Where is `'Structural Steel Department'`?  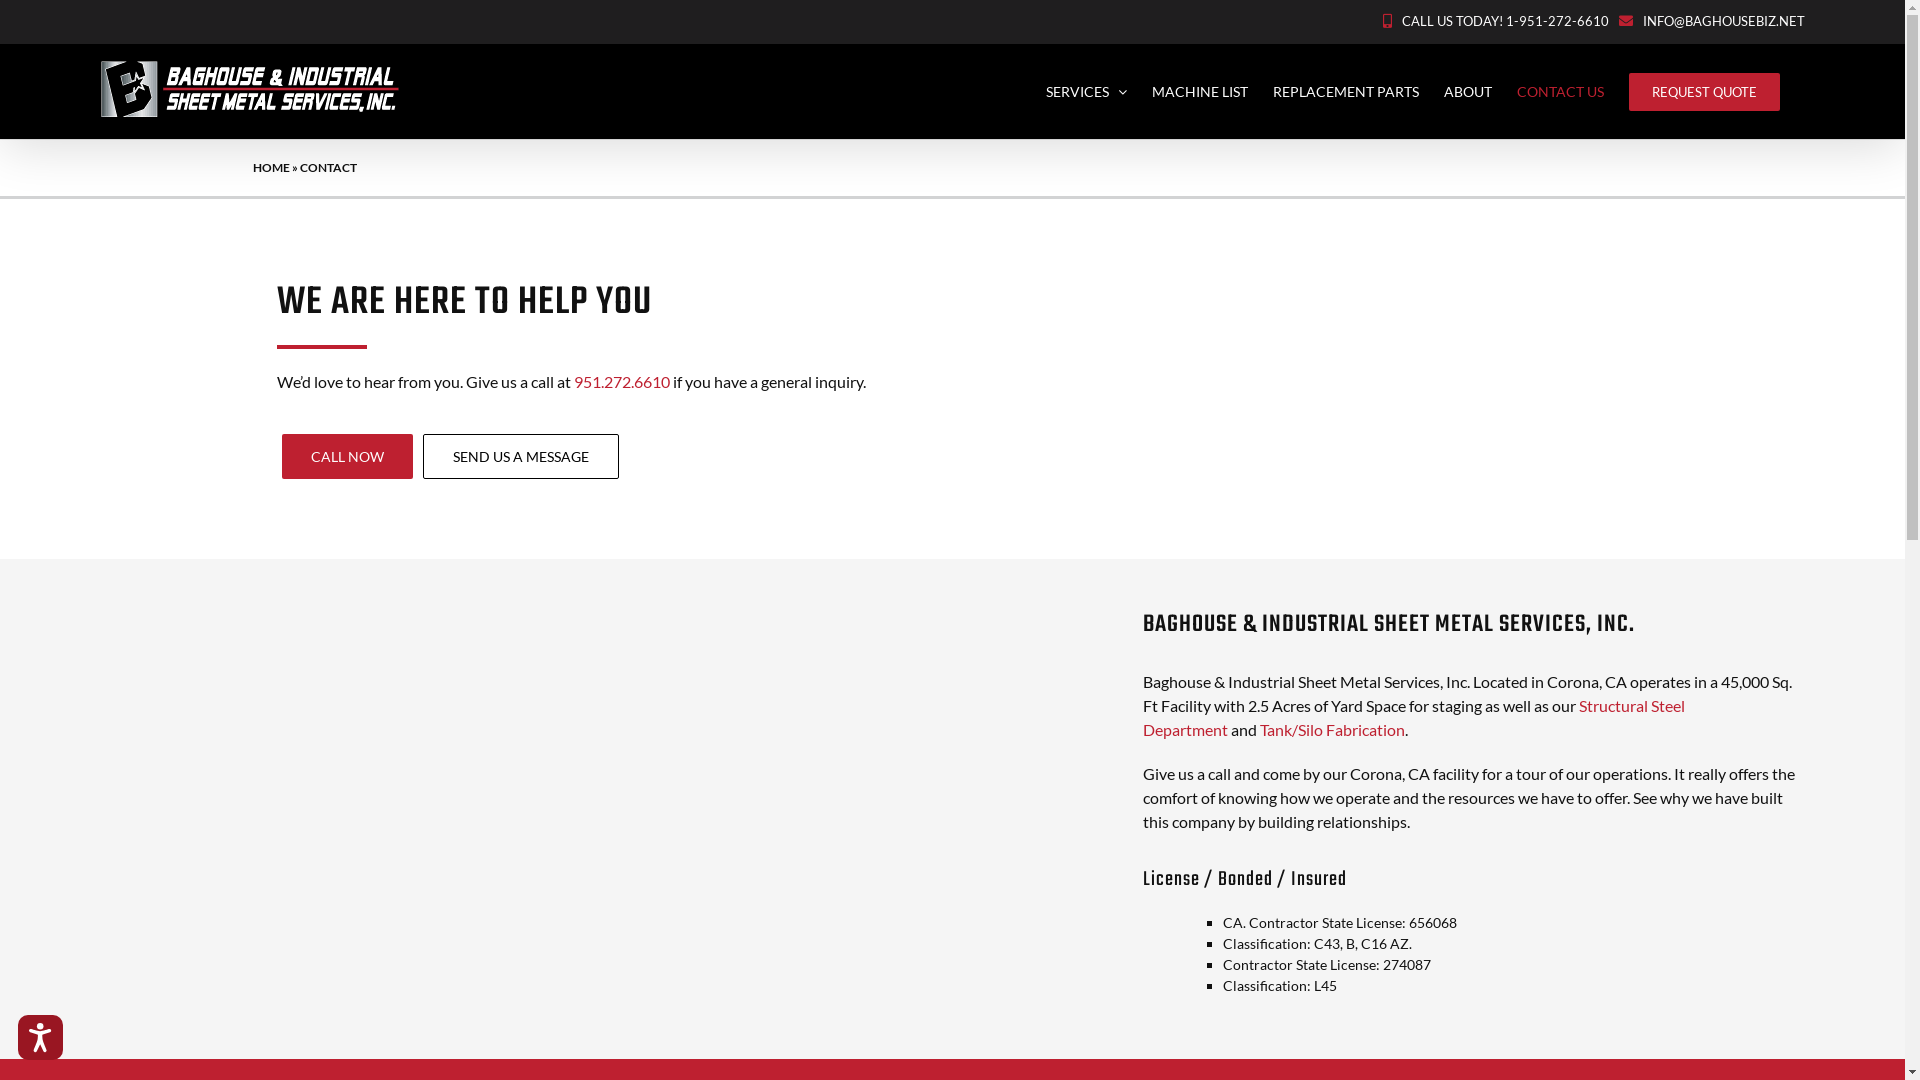
'Structural Steel Department' is located at coordinates (1413, 716).